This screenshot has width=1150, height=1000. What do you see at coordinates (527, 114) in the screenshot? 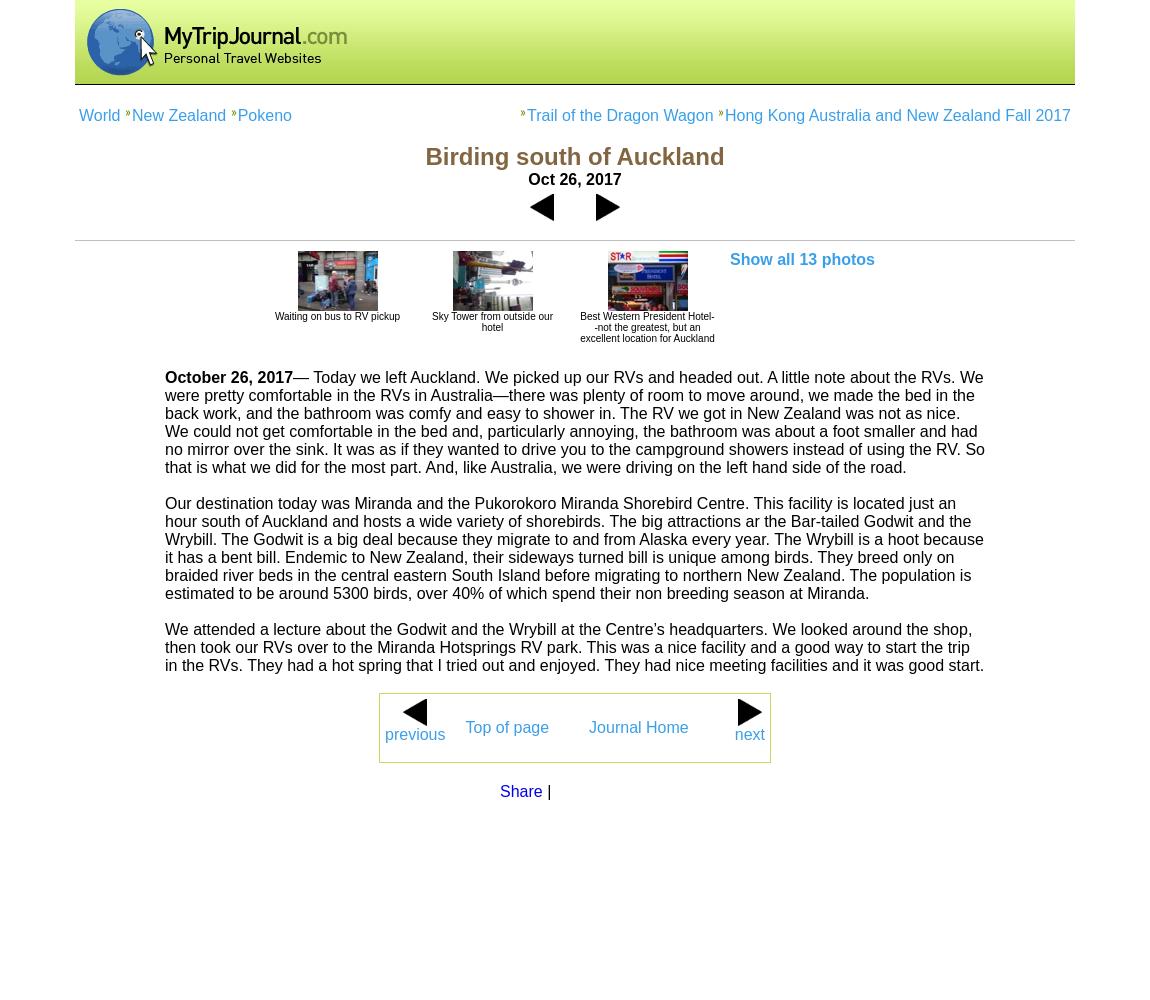
I see `'Trail of the Dragon Wagon'` at bounding box center [527, 114].